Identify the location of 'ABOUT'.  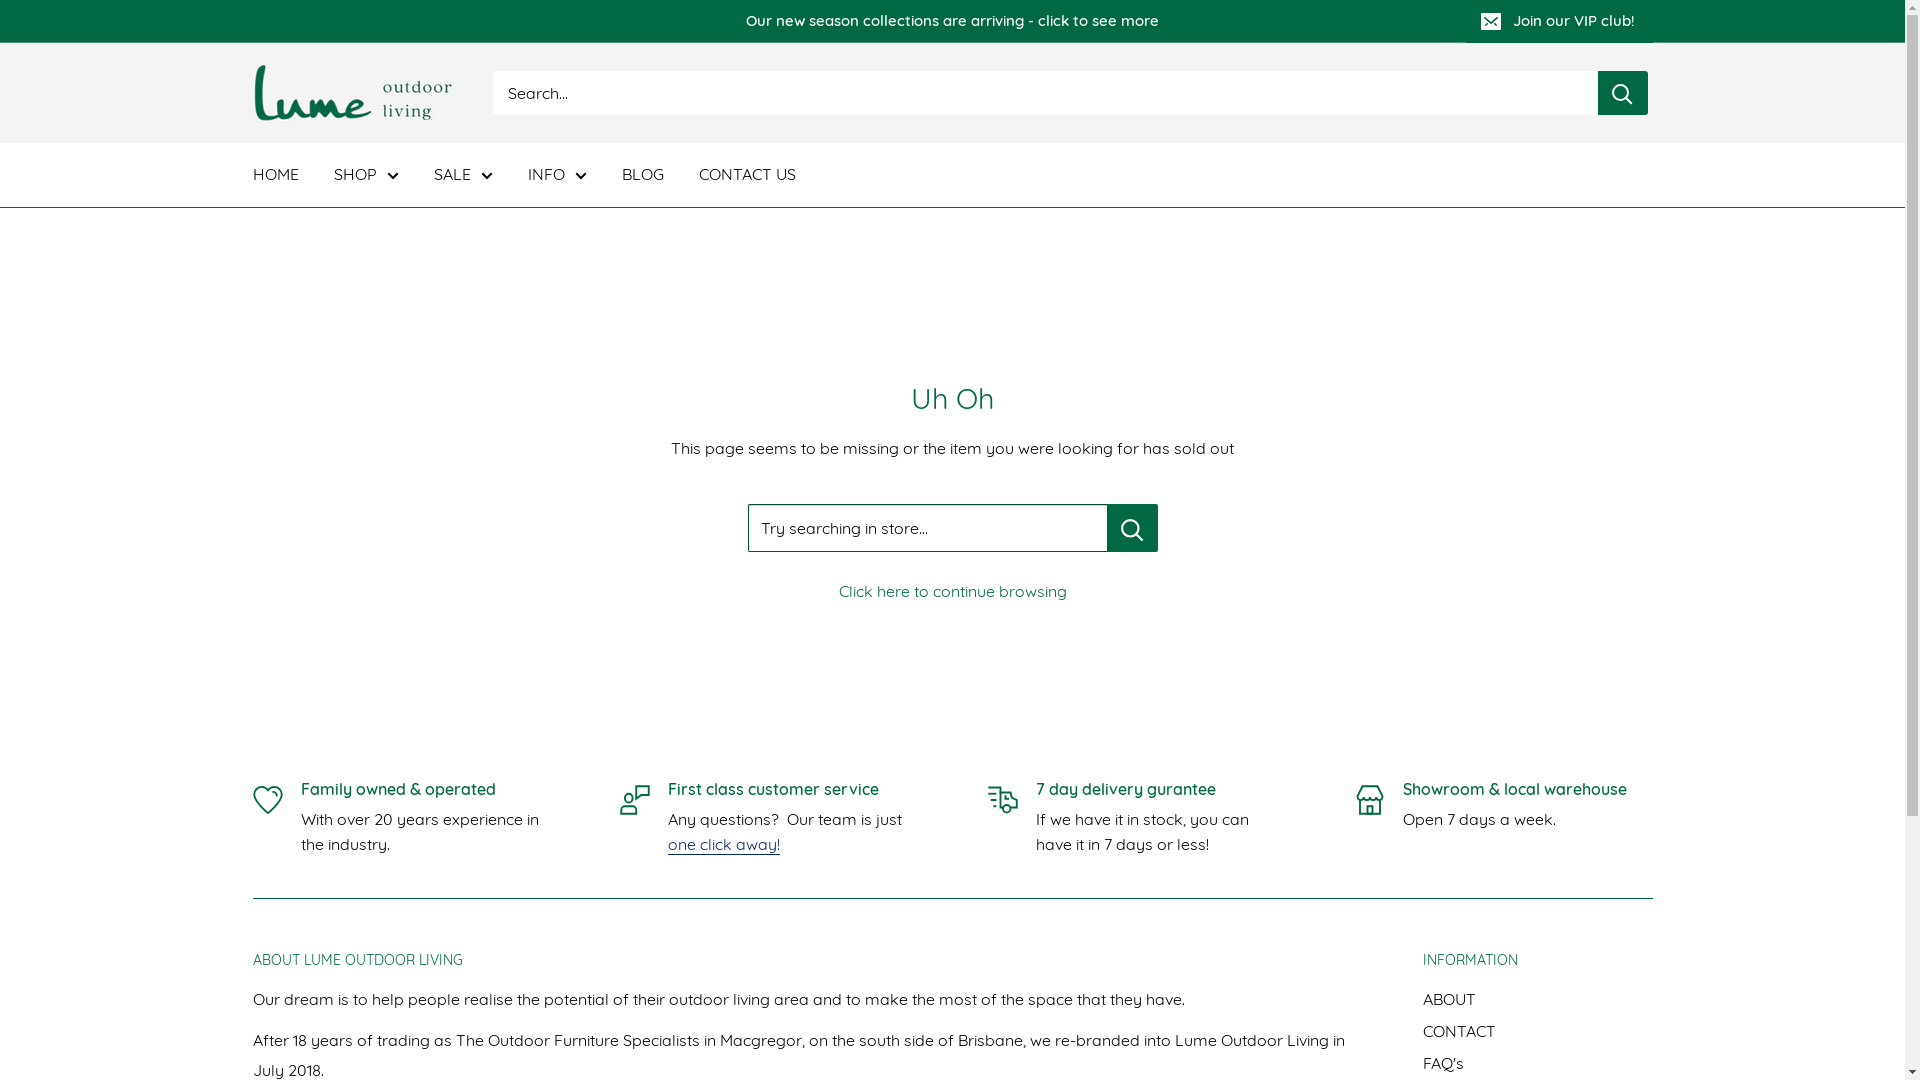
(1535, 999).